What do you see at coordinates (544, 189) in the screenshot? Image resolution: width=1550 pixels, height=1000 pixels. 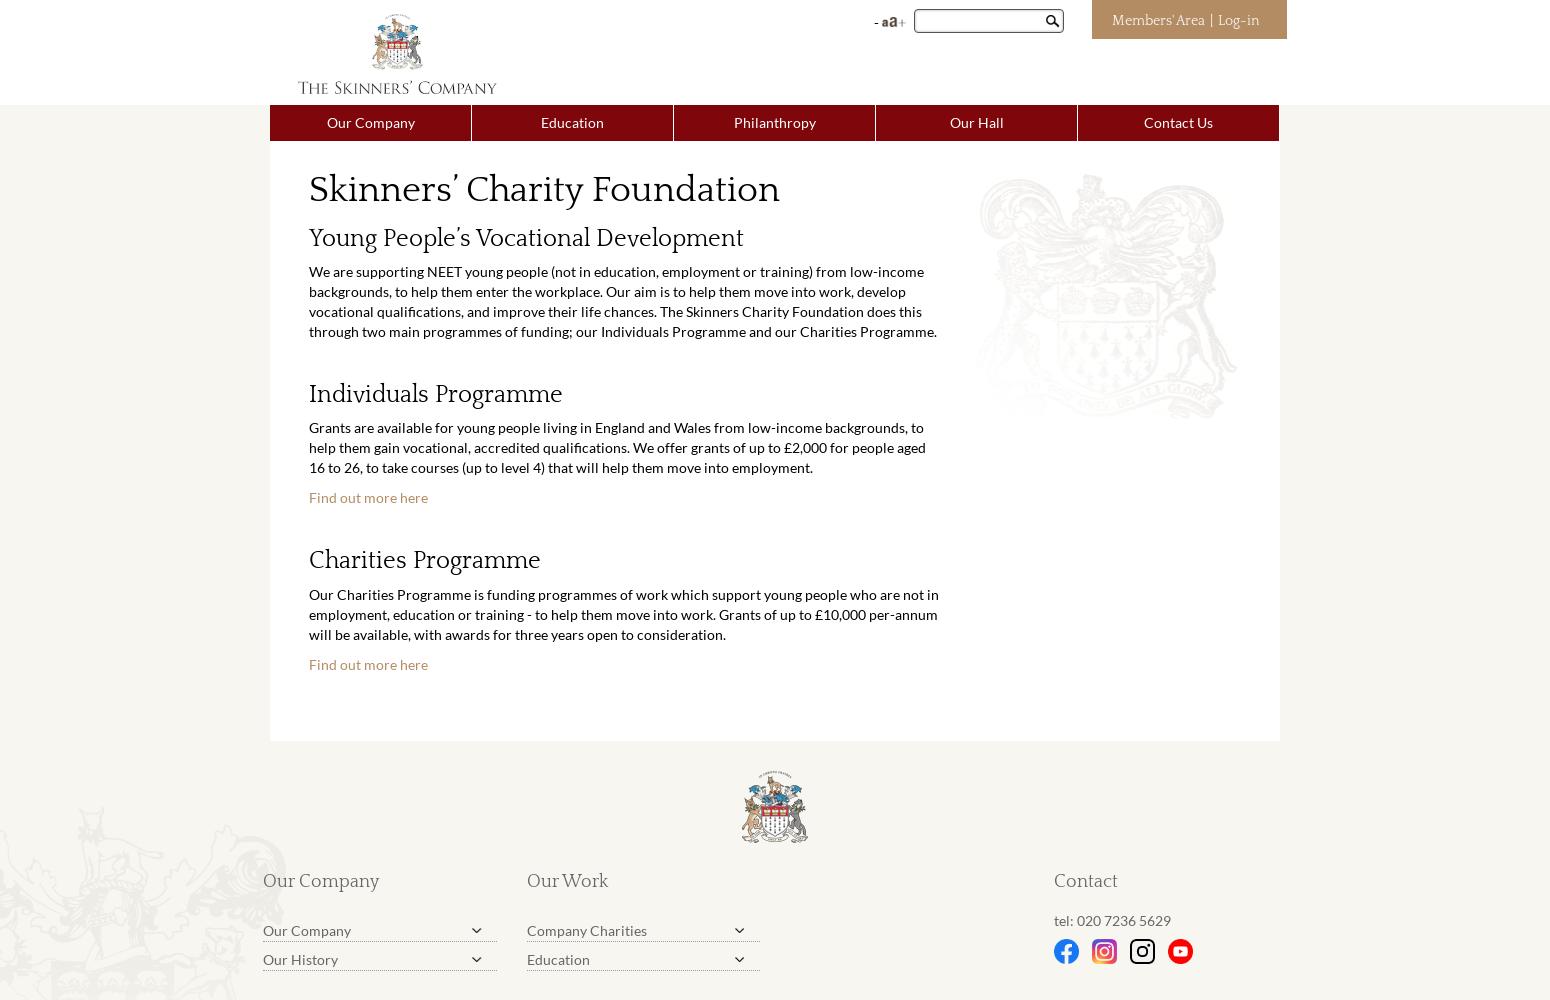 I see `'Skinners’ Charity Foundation'` at bounding box center [544, 189].